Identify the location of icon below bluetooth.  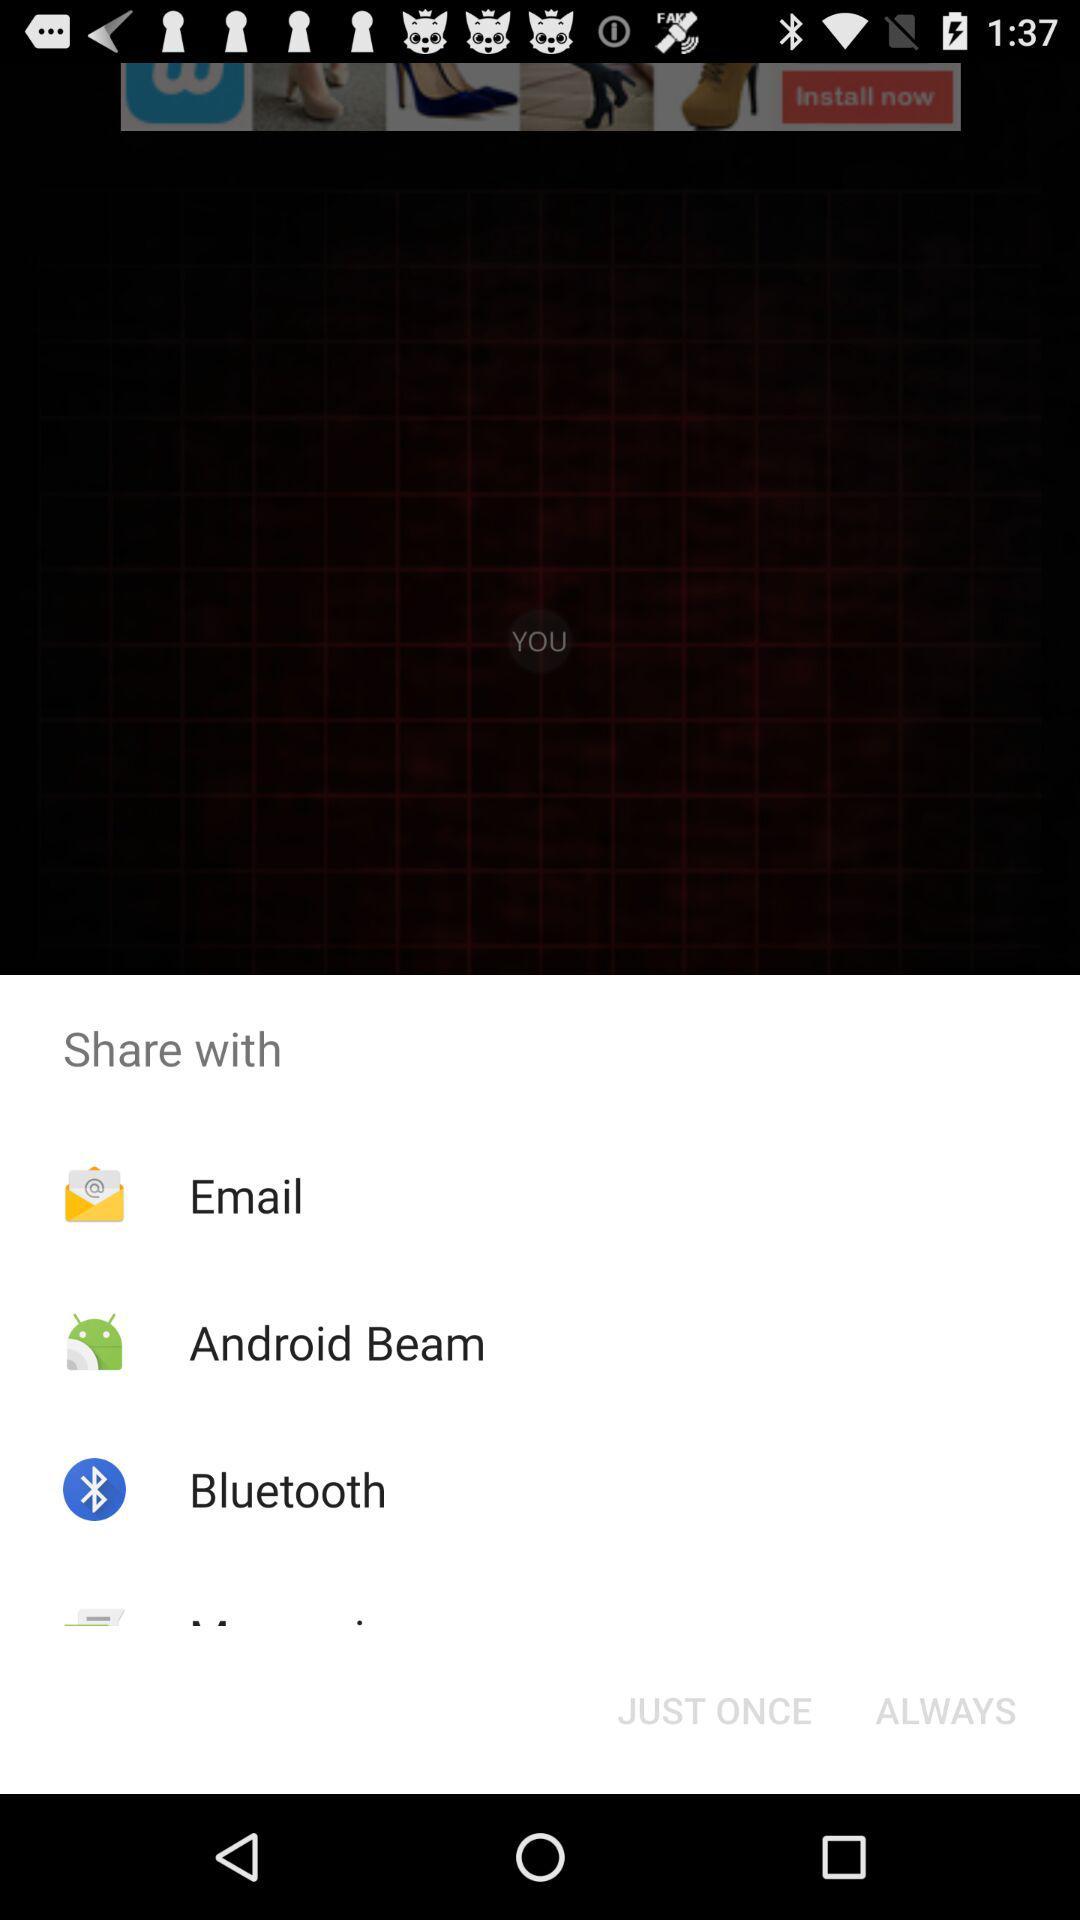
(303, 1636).